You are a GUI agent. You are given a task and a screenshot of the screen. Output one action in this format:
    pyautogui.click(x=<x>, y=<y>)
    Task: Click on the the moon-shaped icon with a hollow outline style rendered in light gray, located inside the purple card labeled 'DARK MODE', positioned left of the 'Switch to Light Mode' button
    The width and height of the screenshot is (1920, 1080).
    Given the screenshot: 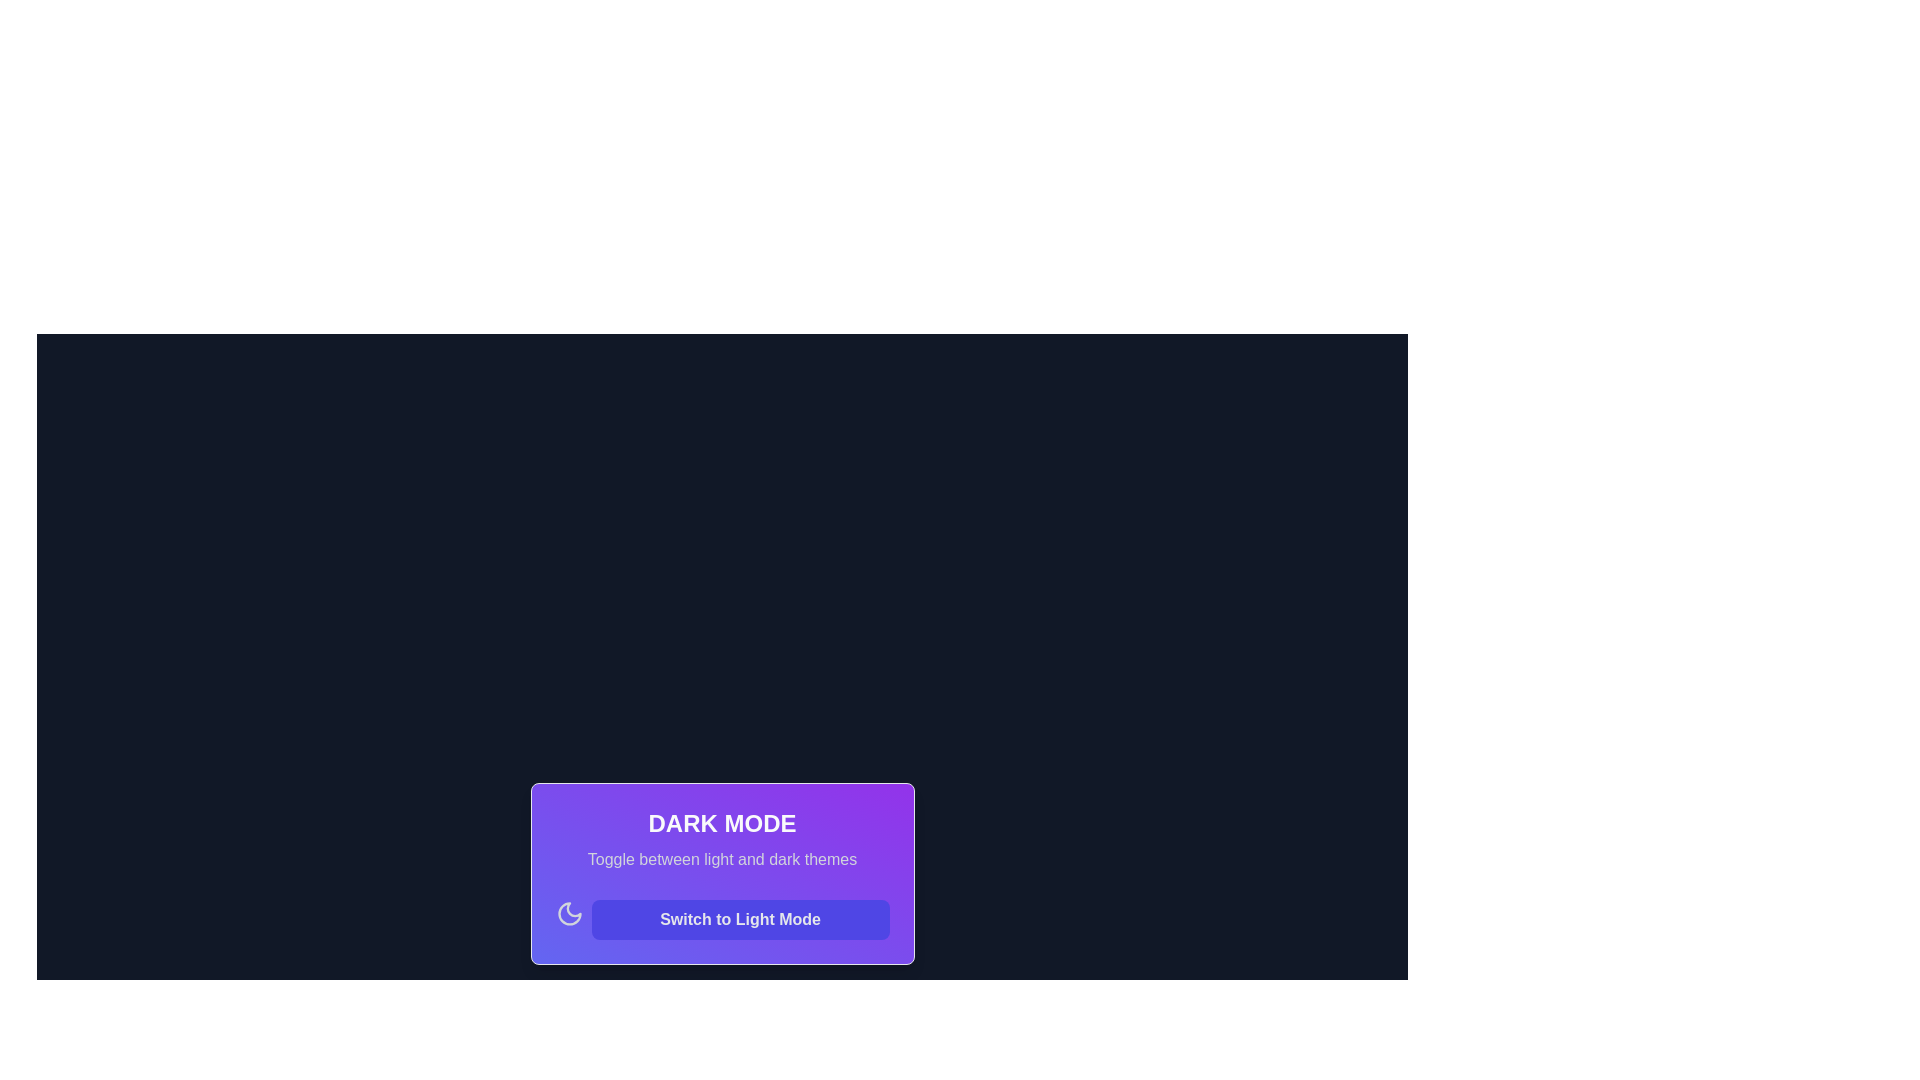 What is the action you would take?
    pyautogui.click(x=568, y=914)
    